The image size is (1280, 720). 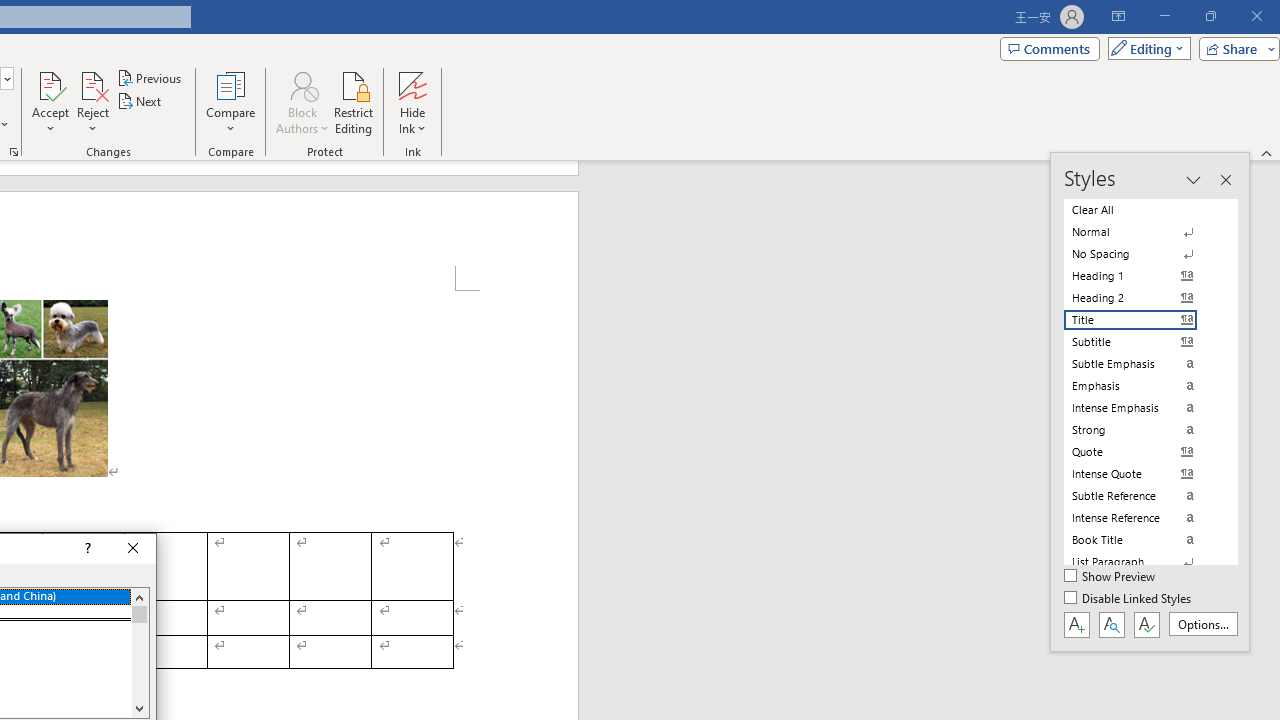 What do you see at coordinates (1142, 231) in the screenshot?
I see `'Normal'` at bounding box center [1142, 231].